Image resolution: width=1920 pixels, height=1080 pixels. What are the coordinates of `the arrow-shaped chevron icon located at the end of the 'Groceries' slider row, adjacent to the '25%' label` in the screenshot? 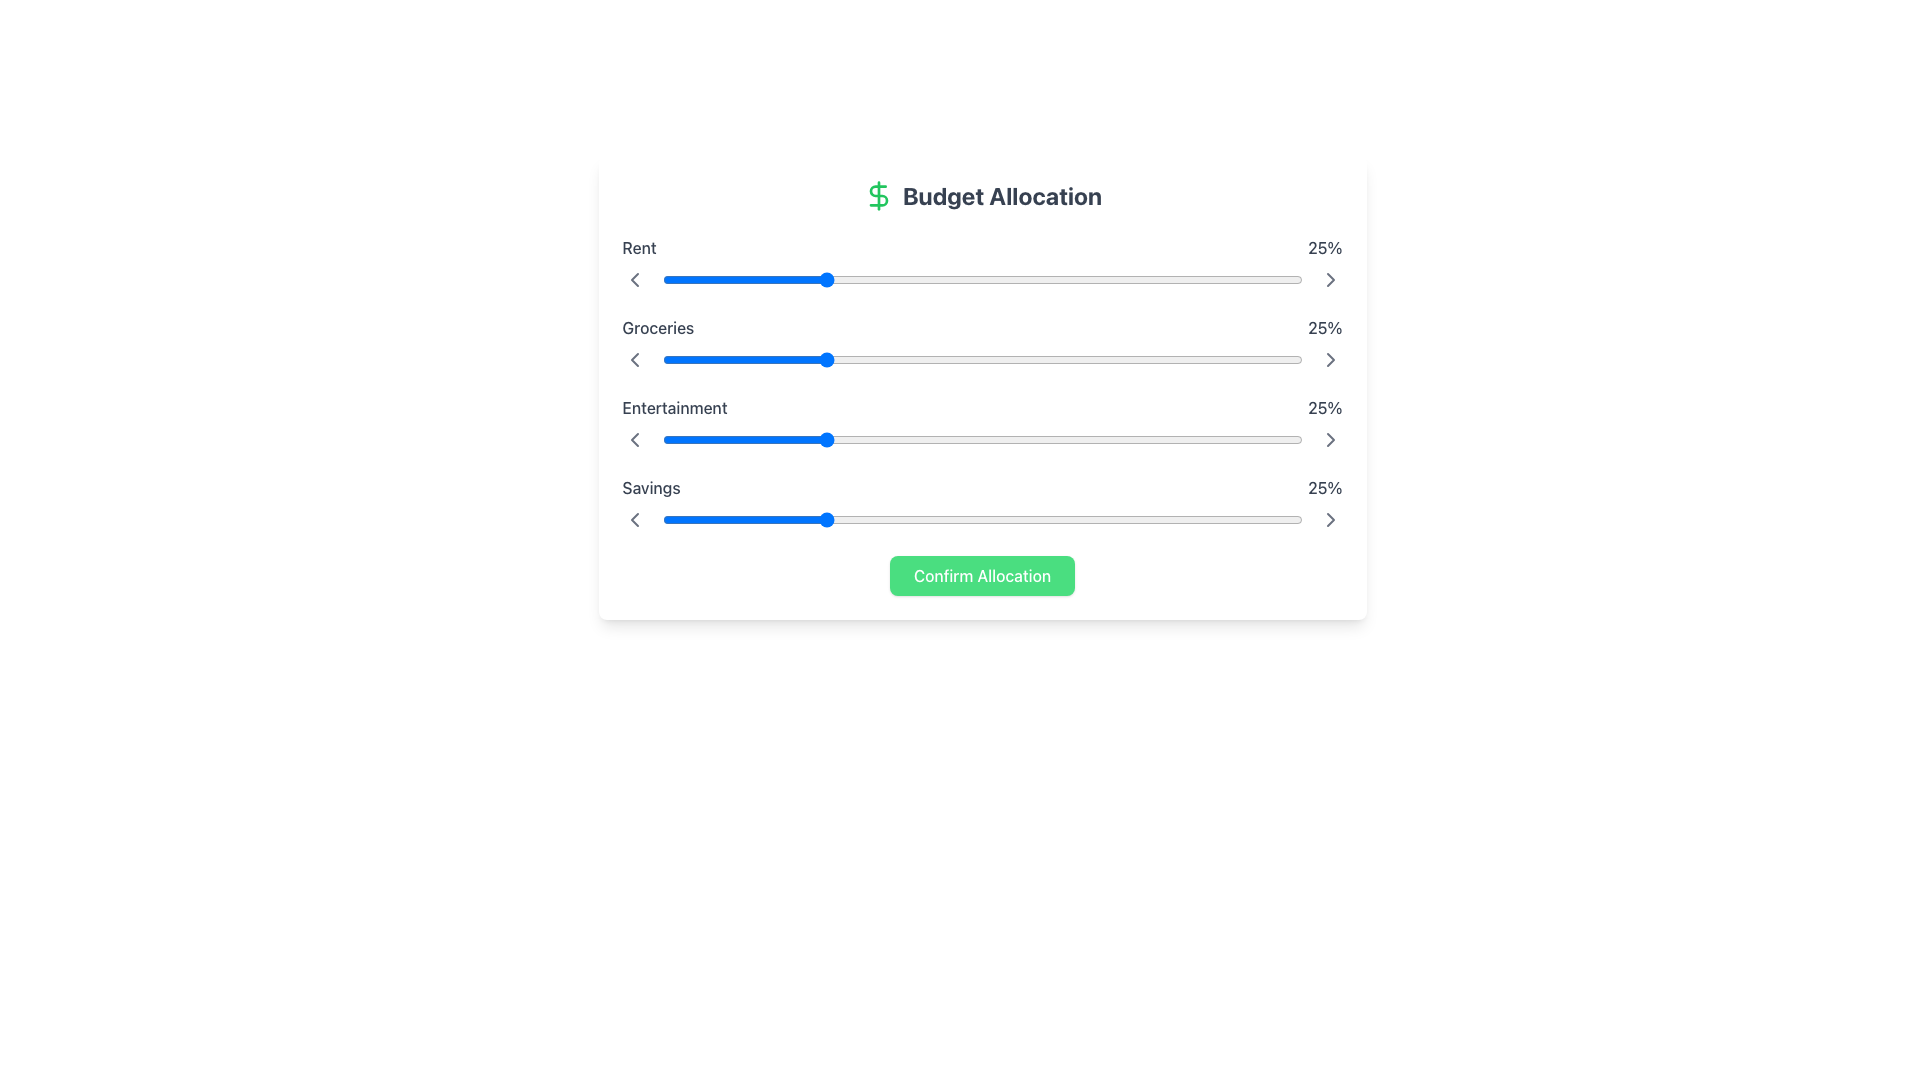 It's located at (1330, 280).